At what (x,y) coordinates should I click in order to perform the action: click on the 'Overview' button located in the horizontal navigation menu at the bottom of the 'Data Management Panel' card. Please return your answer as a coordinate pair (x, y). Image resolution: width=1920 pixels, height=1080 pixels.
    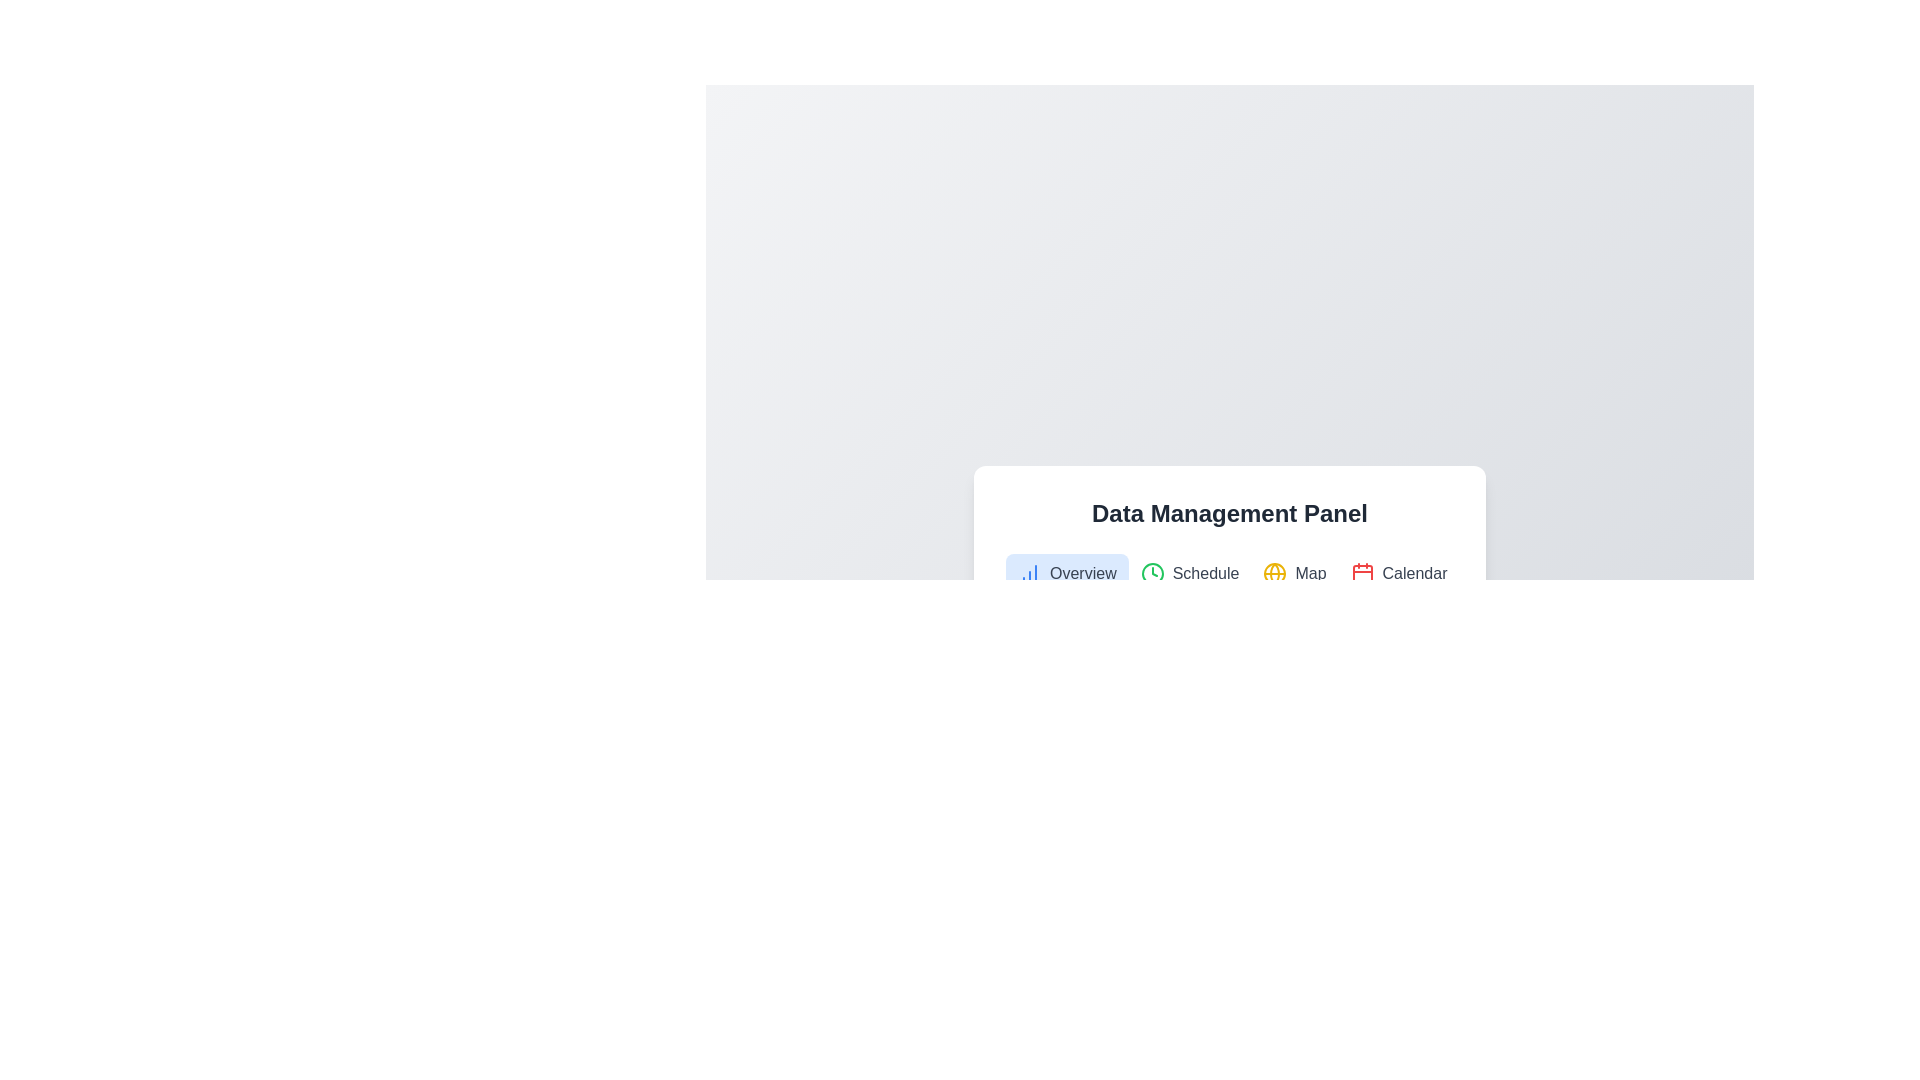
    Looking at the image, I should click on (1066, 574).